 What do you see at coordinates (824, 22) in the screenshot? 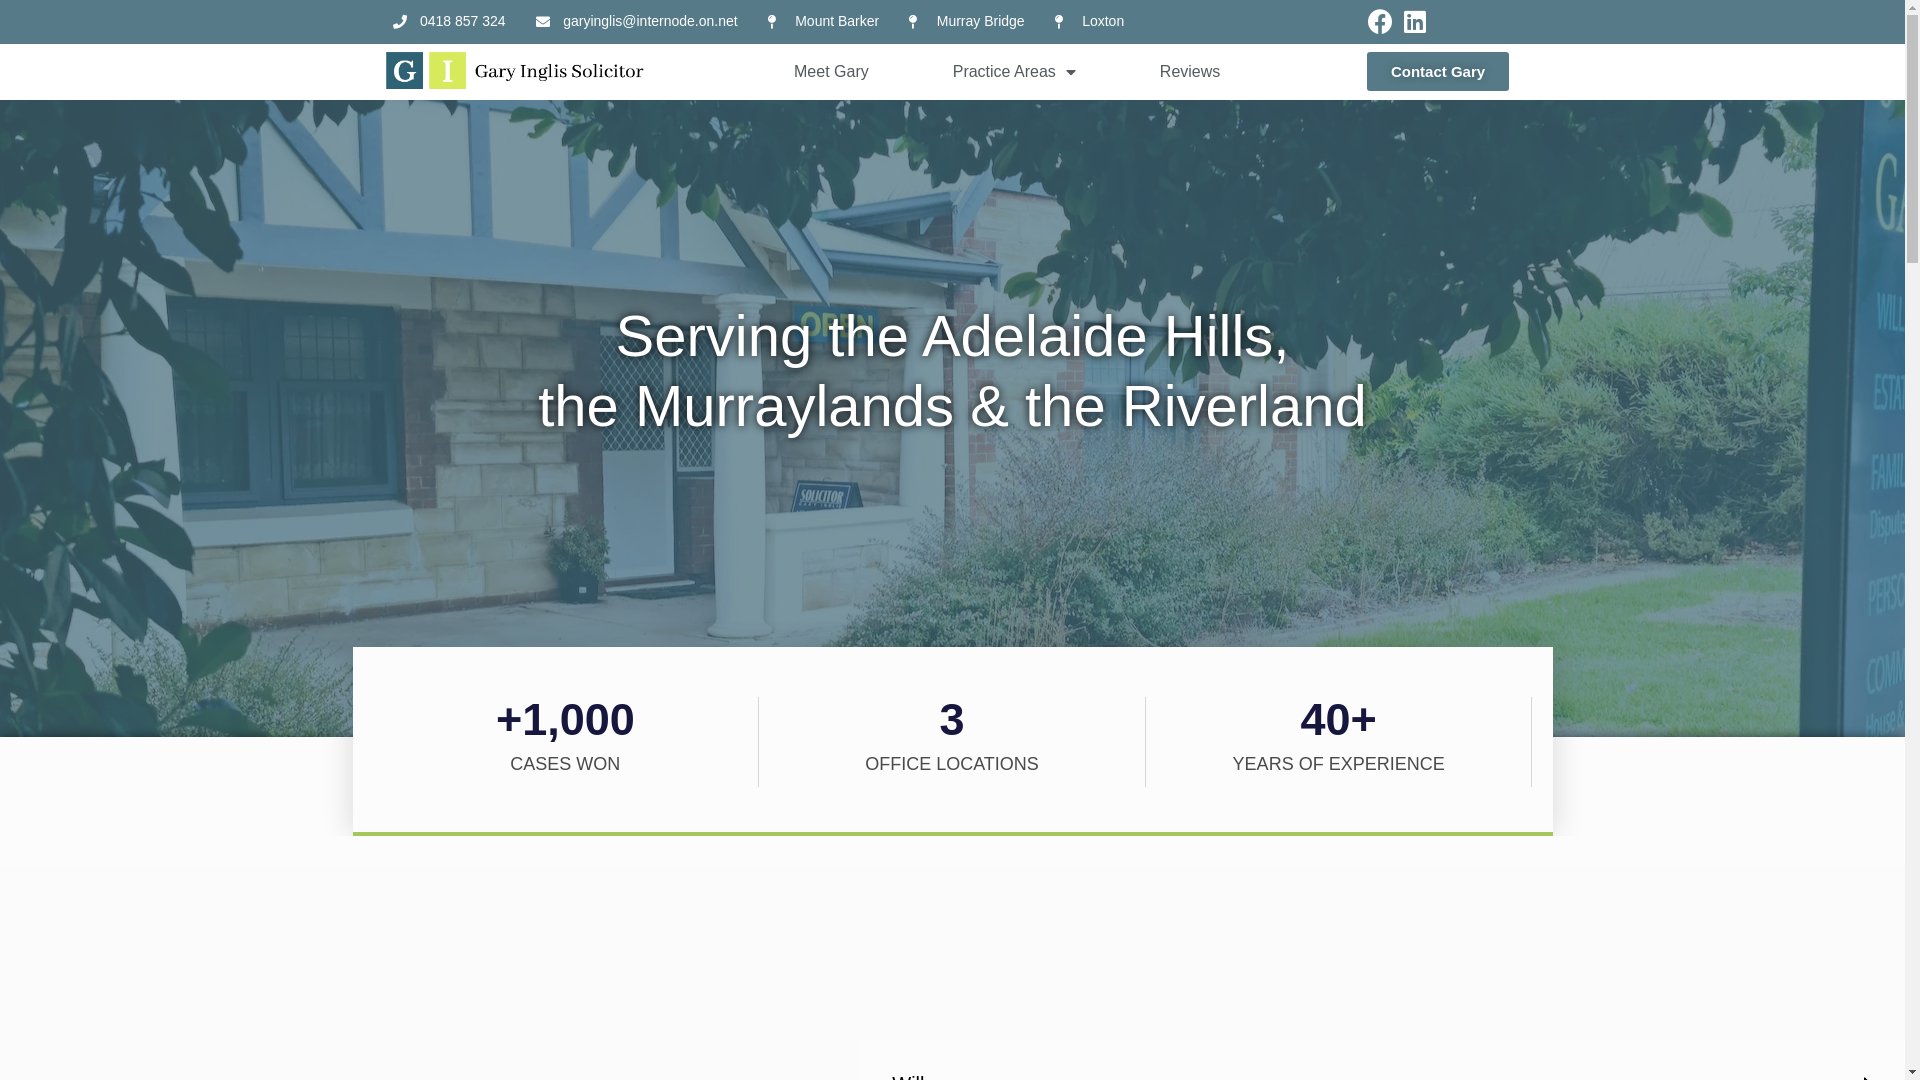
I see `'Mount Barker'` at bounding box center [824, 22].